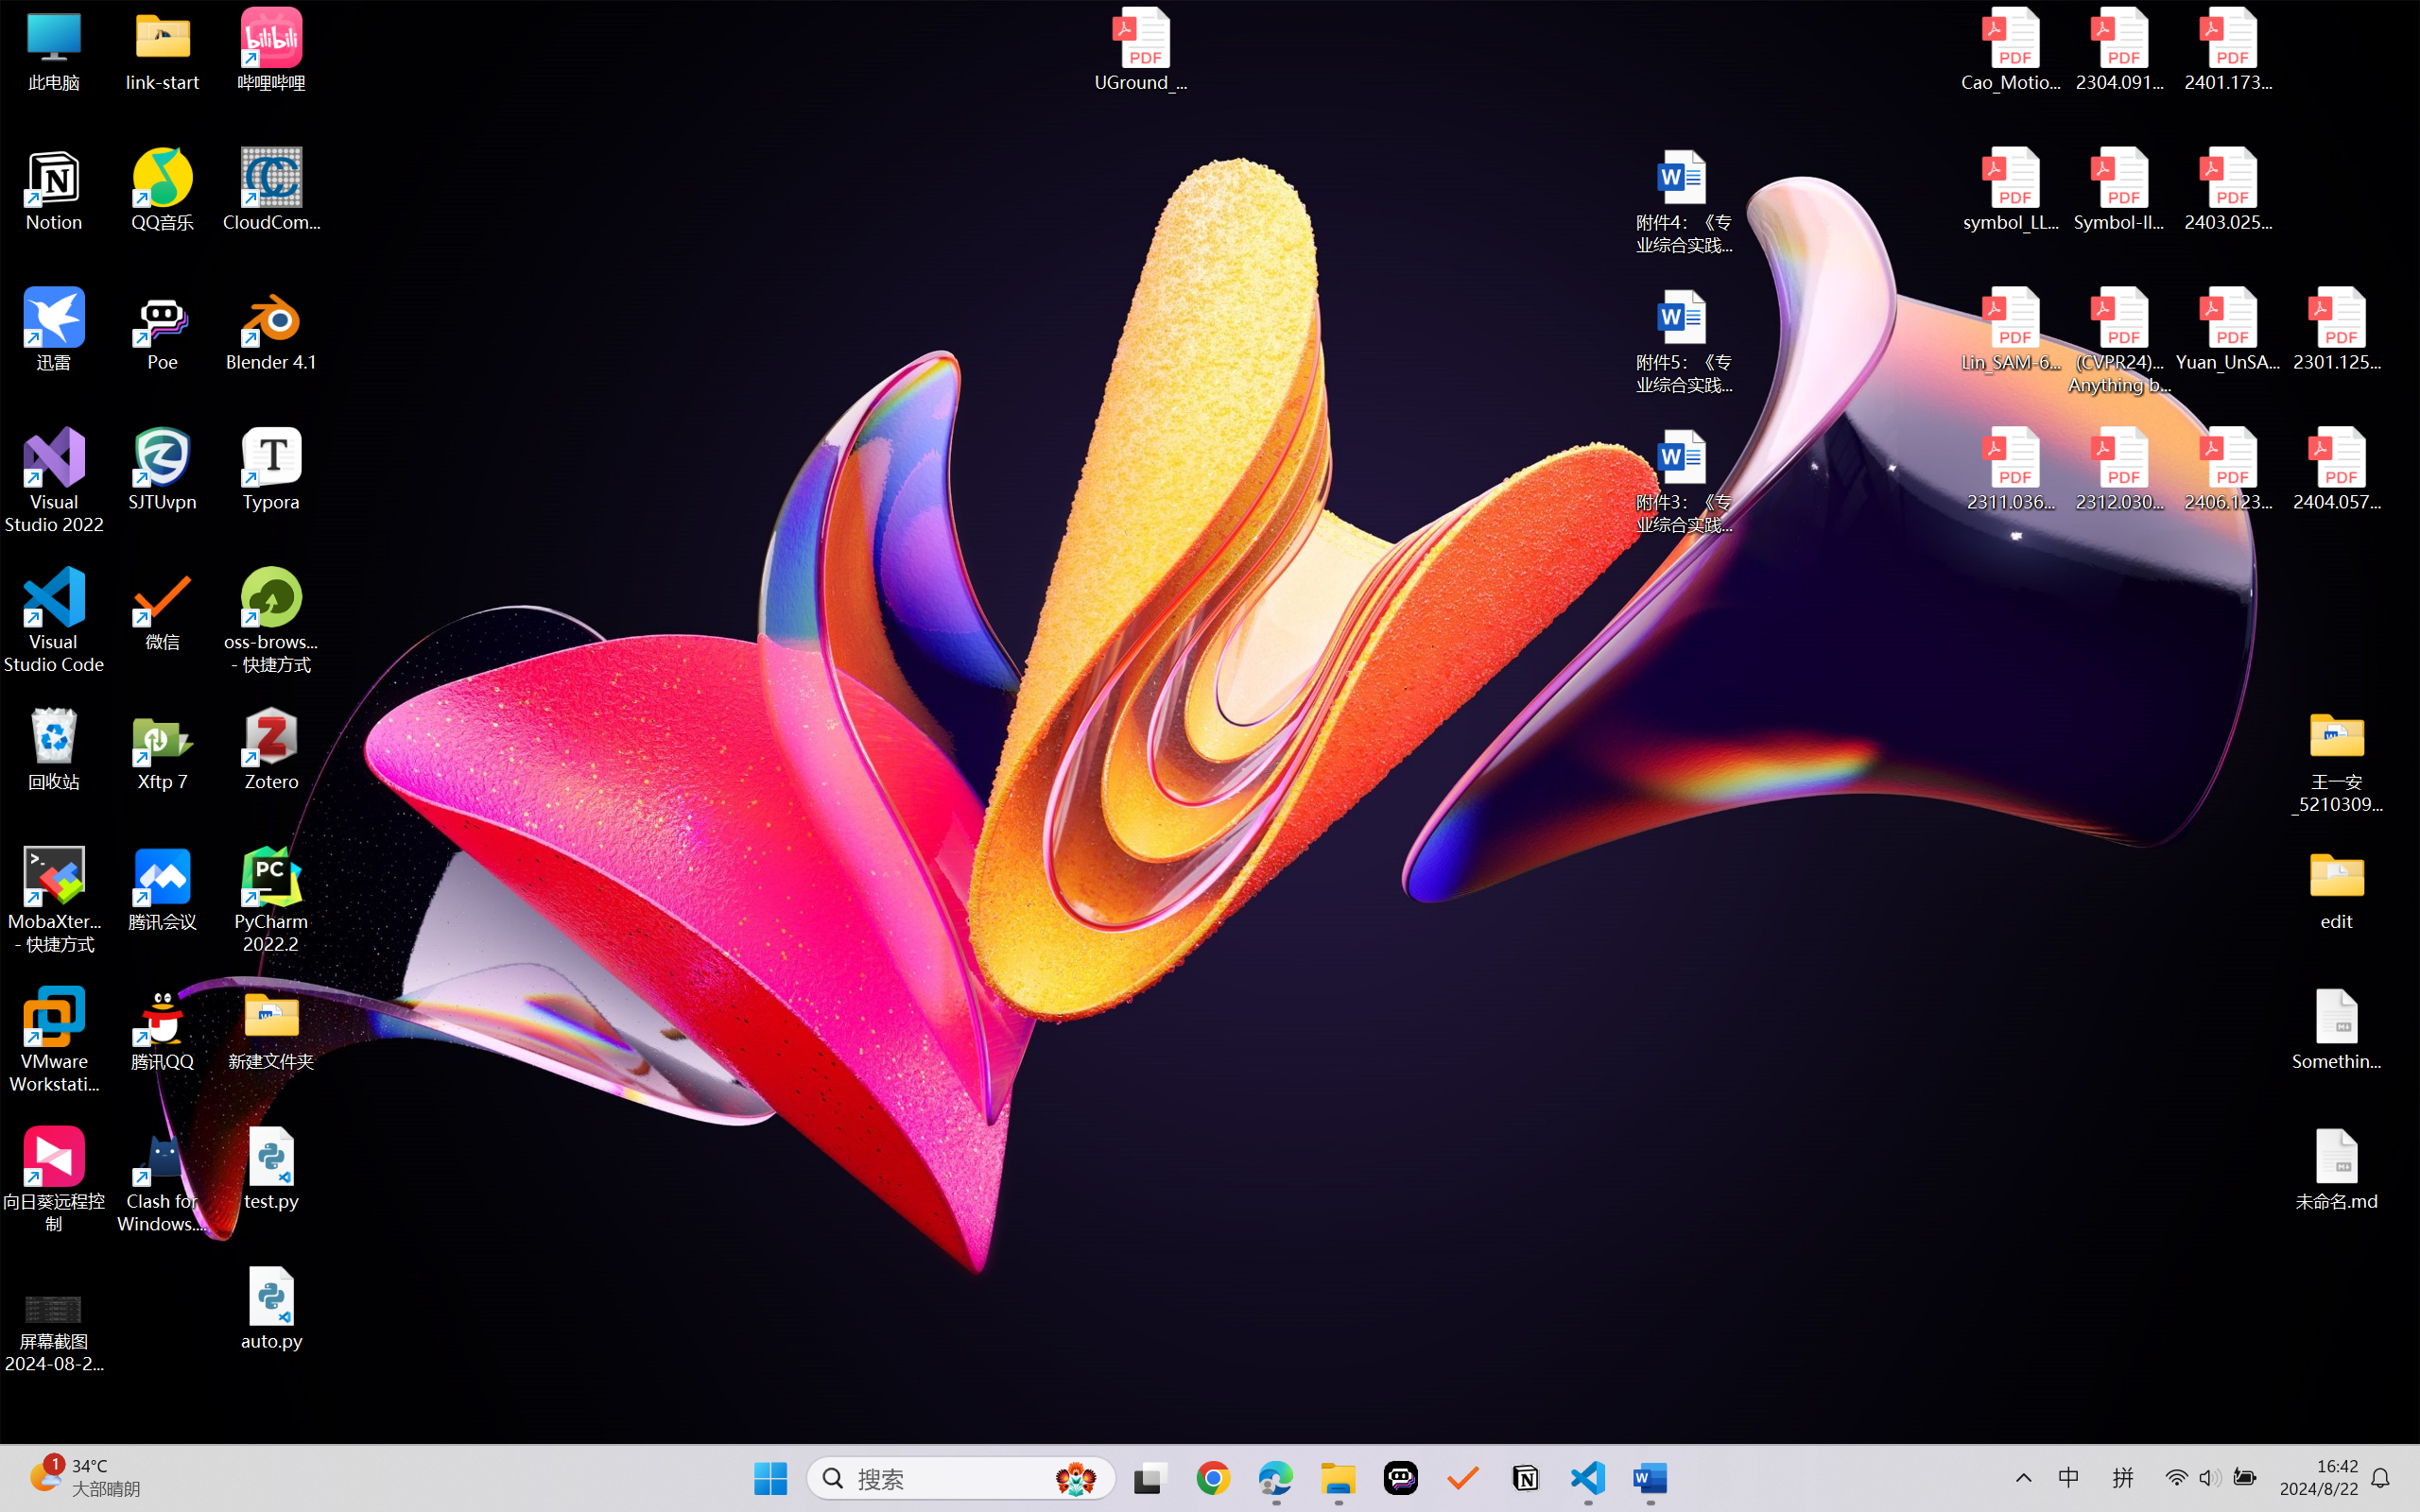 The image size is (2420, 1512). What do you see at coordinates (2118, 190) in the screenshot?
I see `'Symbol-llm-v2.pdf'` at bounding box center [2118, 190].